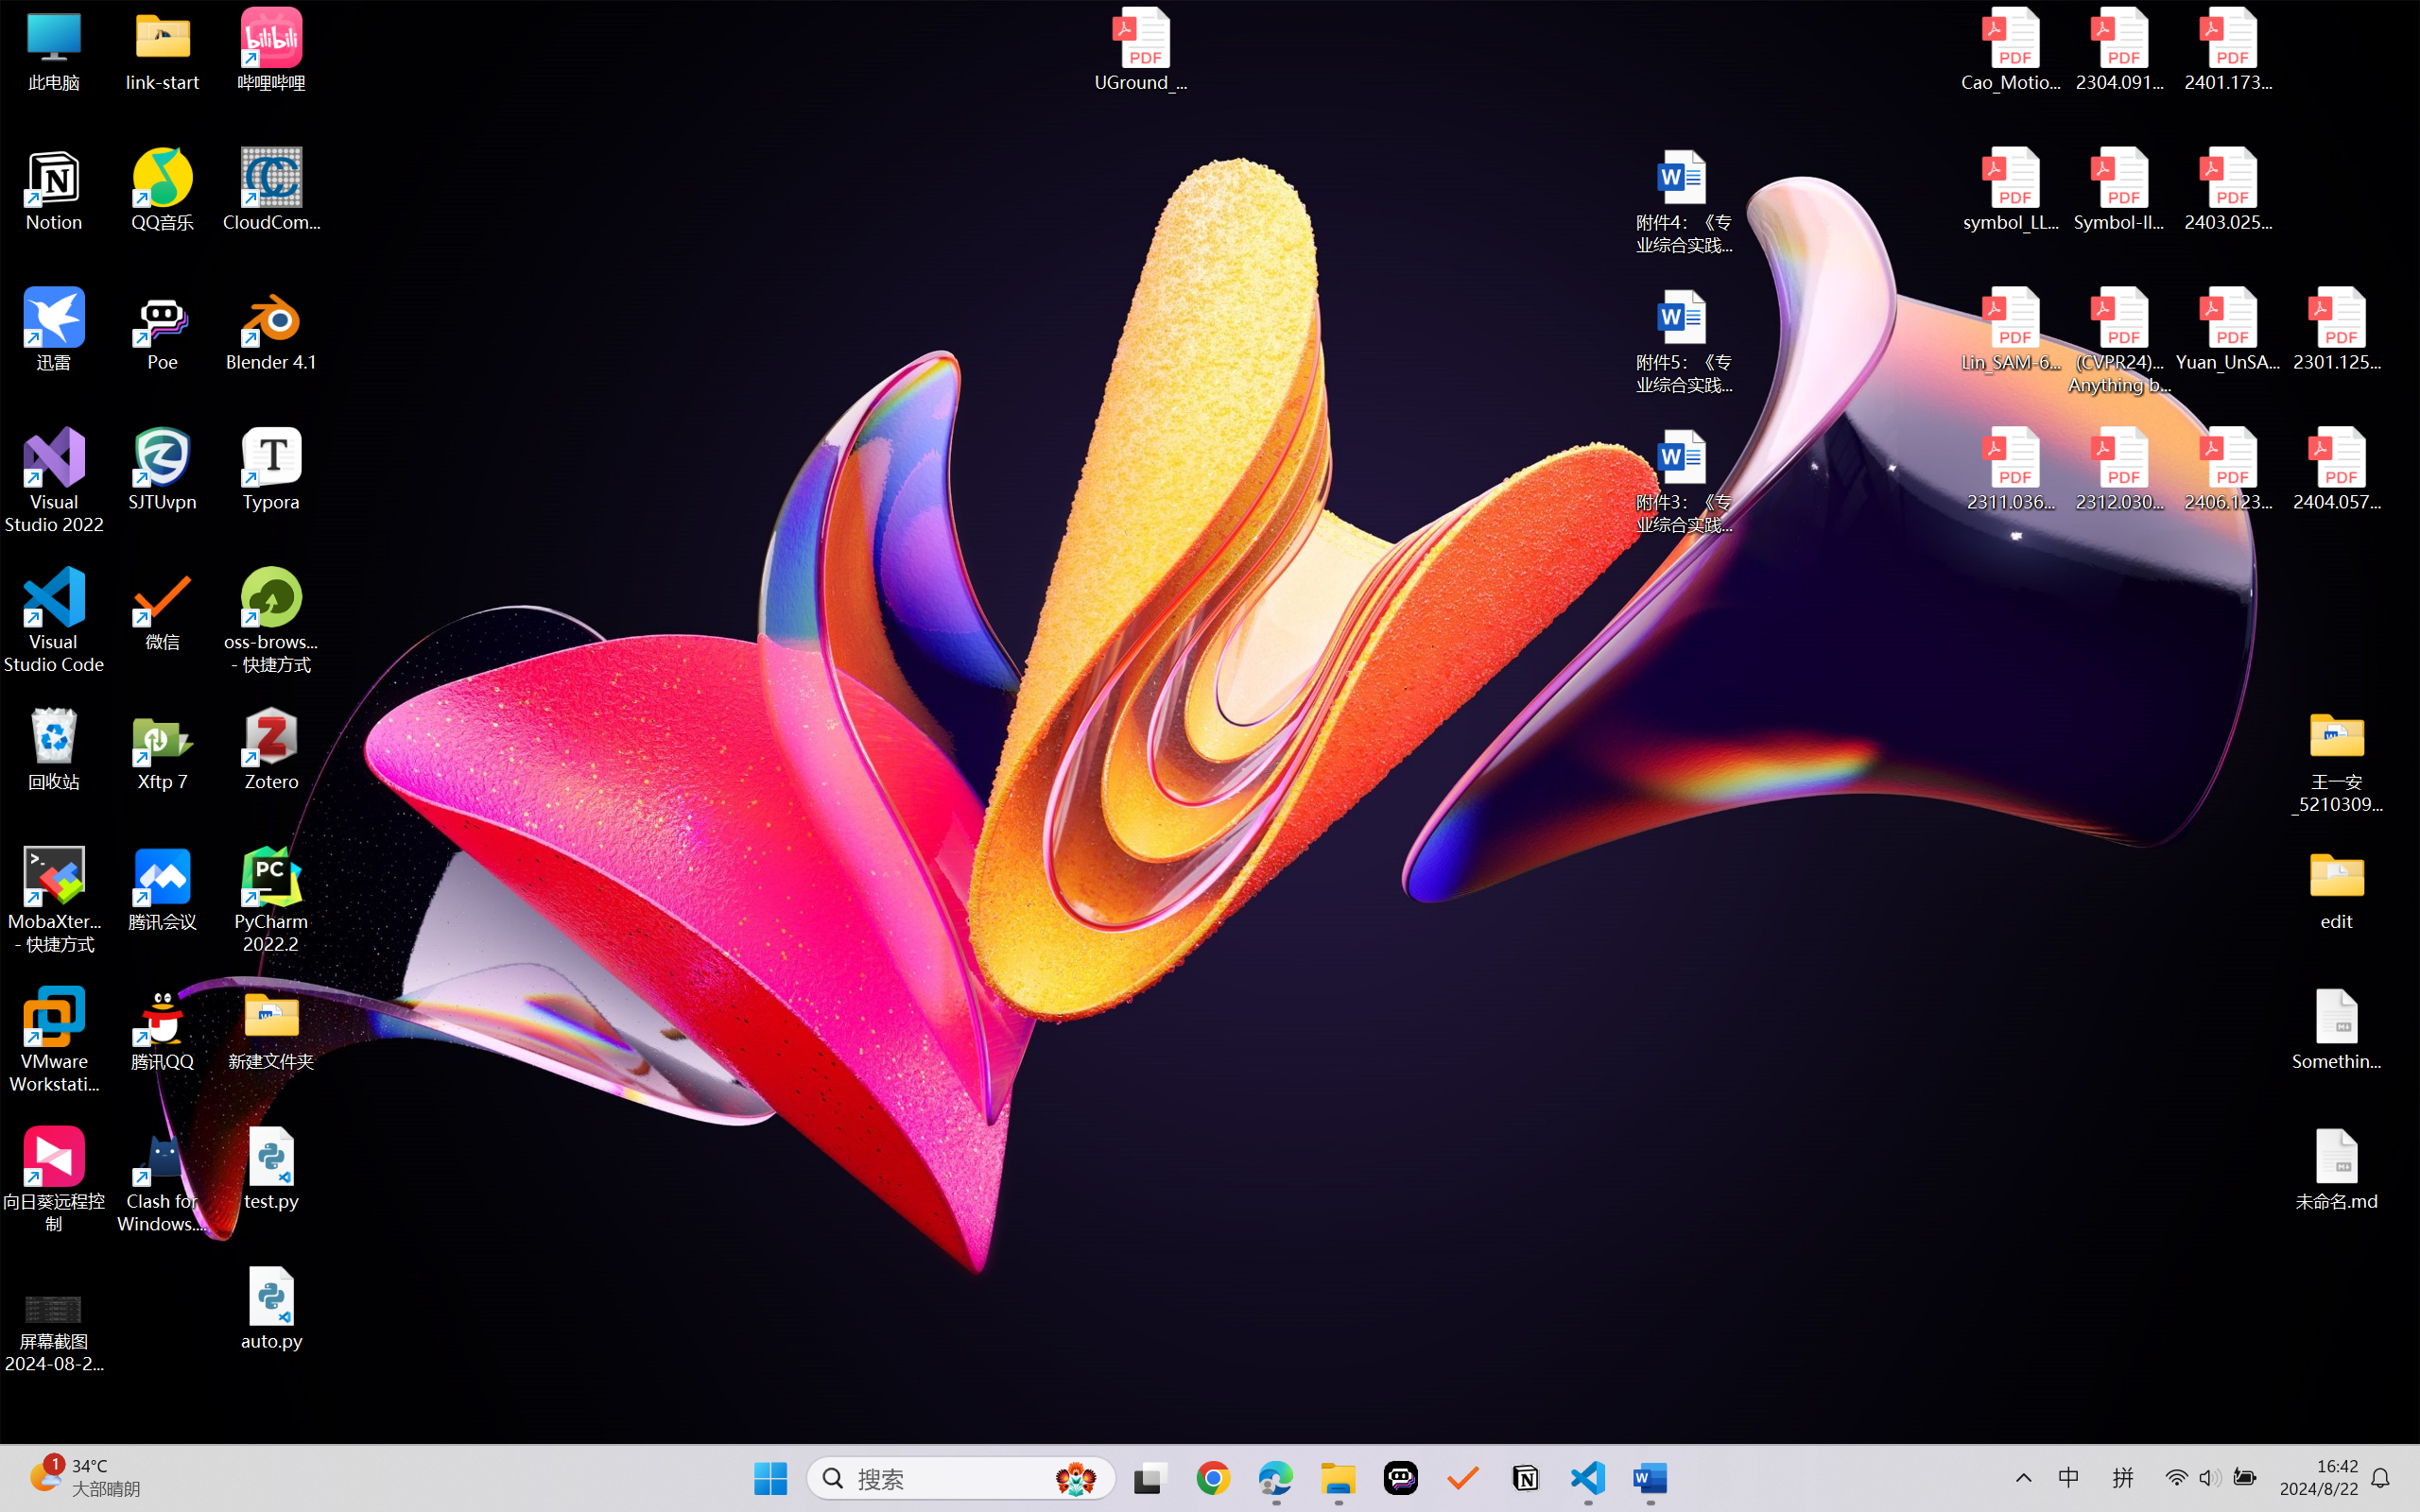 The image size is (2420, 1512). What do you see at coordinates (2118, 190) in the screenshot?
I see `'Symbol-llm-v2.pdf'` at bounding box center [2118, 190].